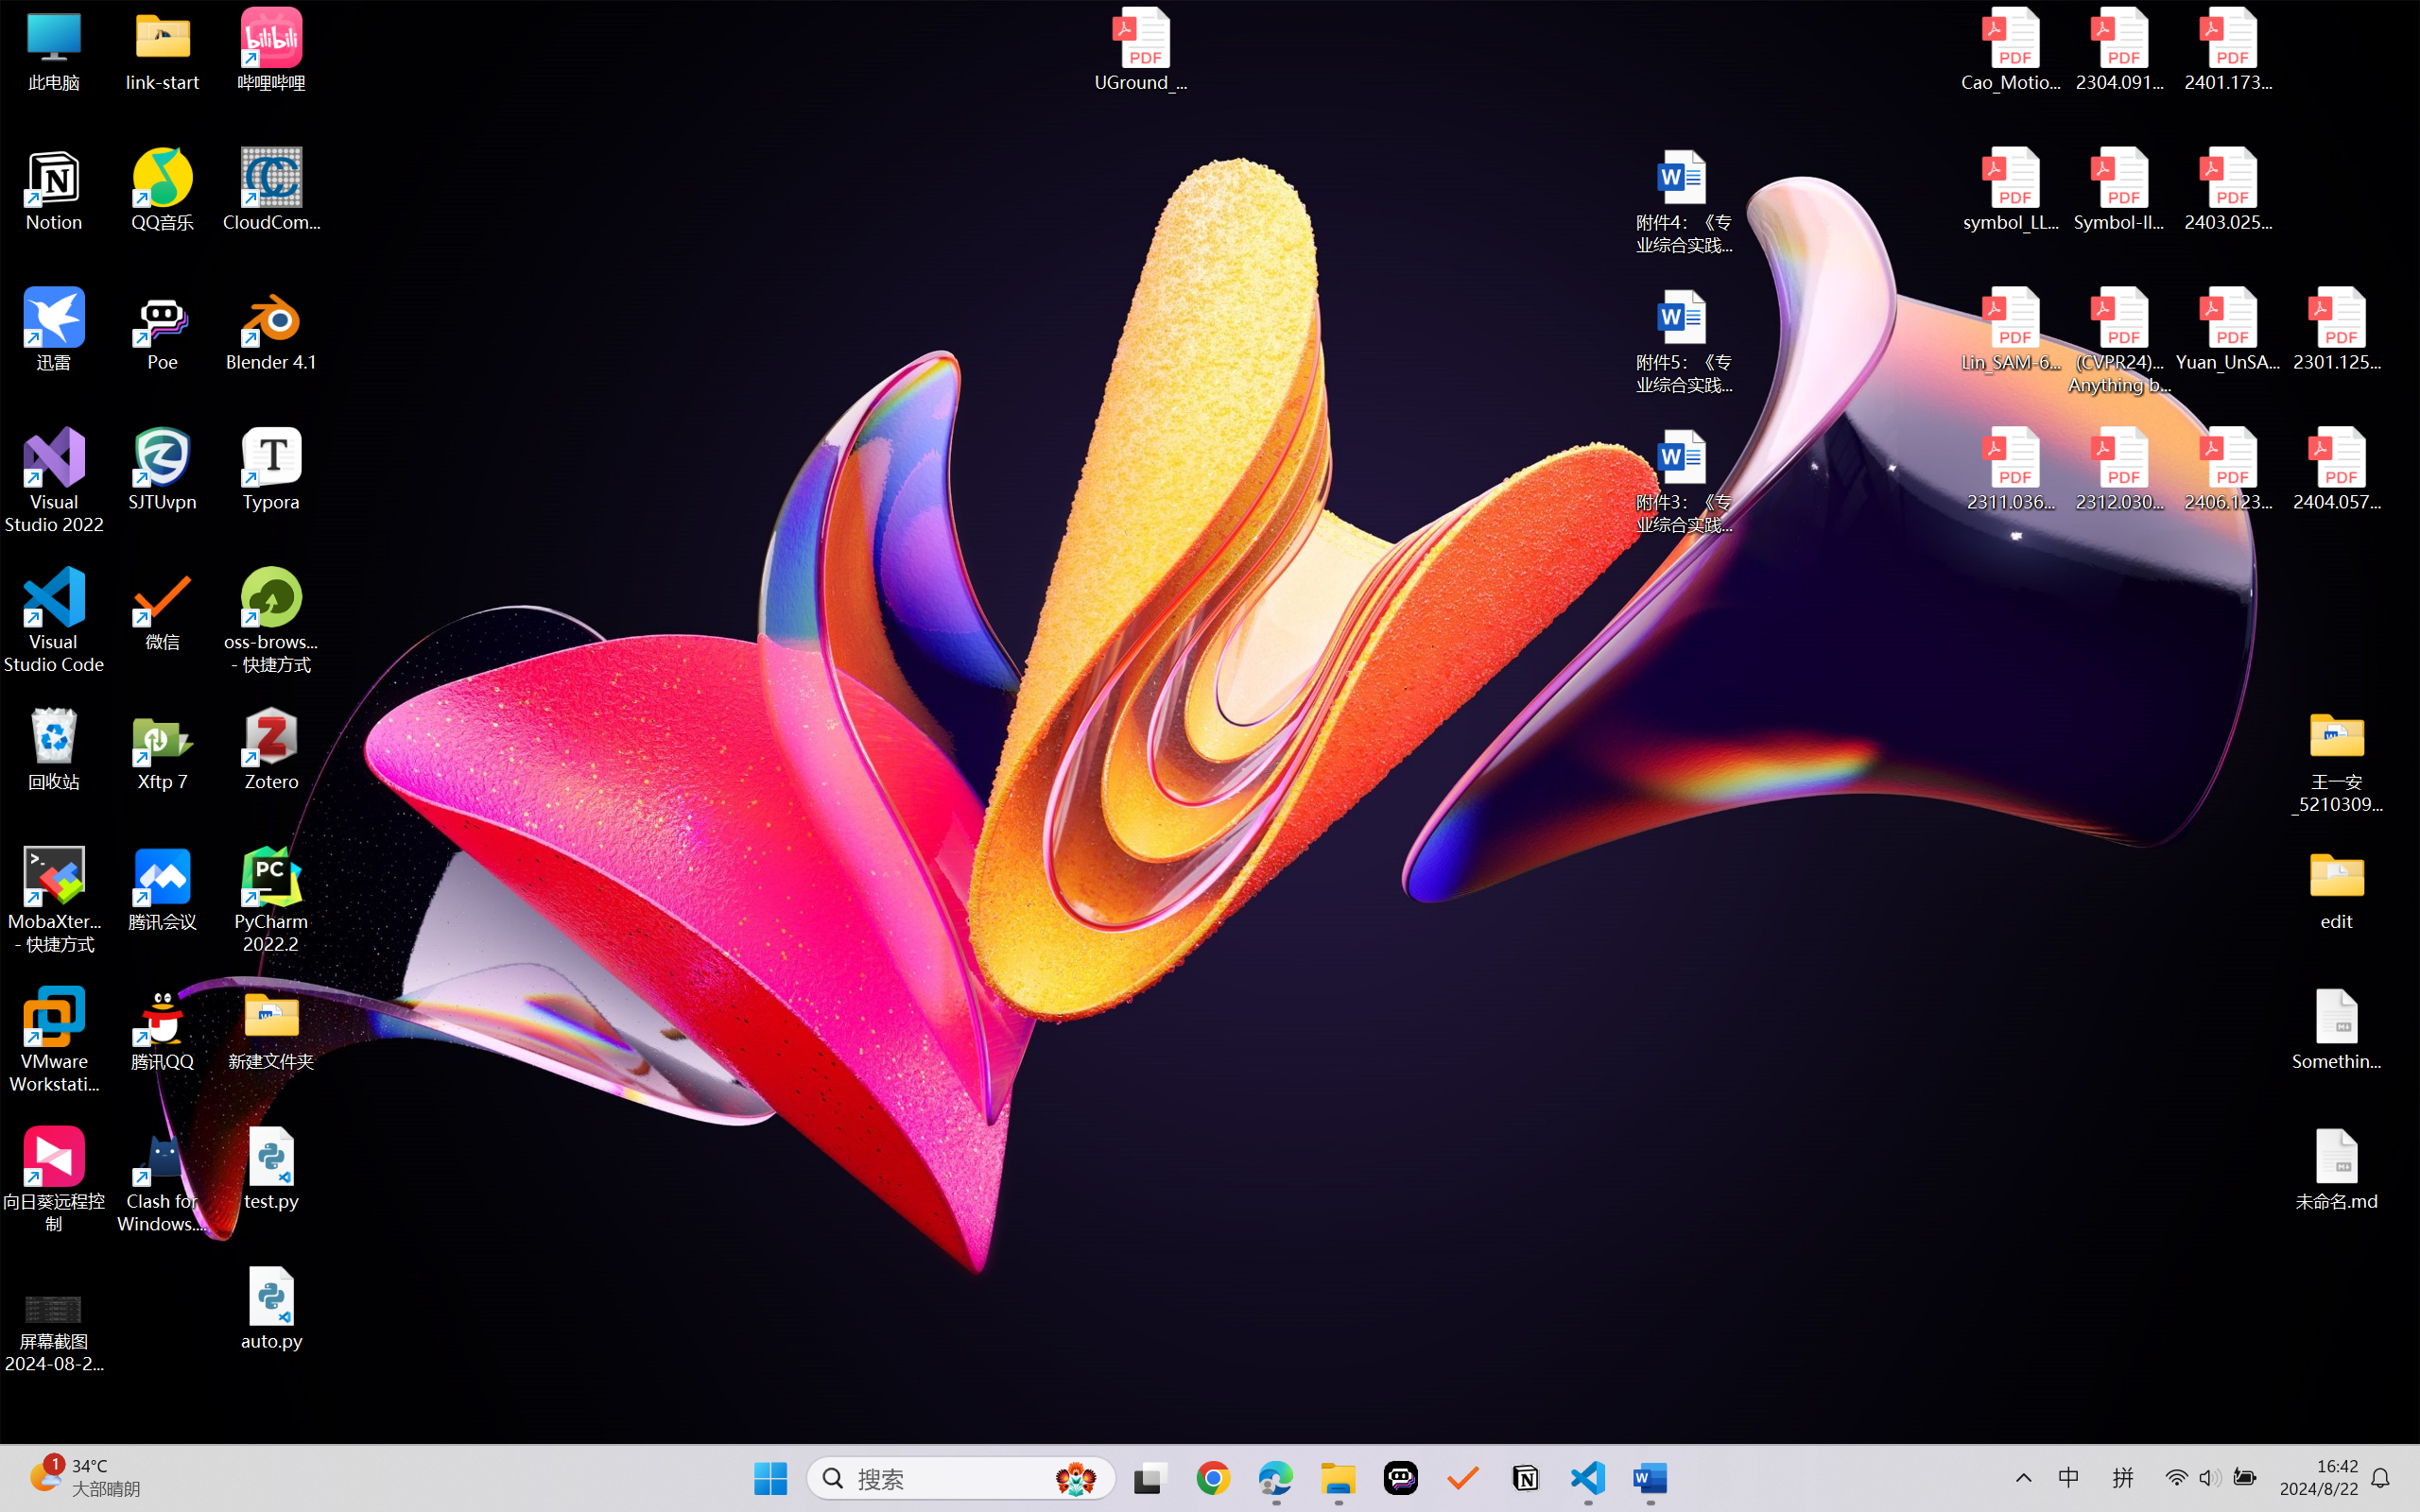 The image size is (2420, 1512). What do you see at coordinates (2118, 190) in the screenshot?
I see `'Symbol-llm-v2.pdf'` at bounding box center [2118, 190].